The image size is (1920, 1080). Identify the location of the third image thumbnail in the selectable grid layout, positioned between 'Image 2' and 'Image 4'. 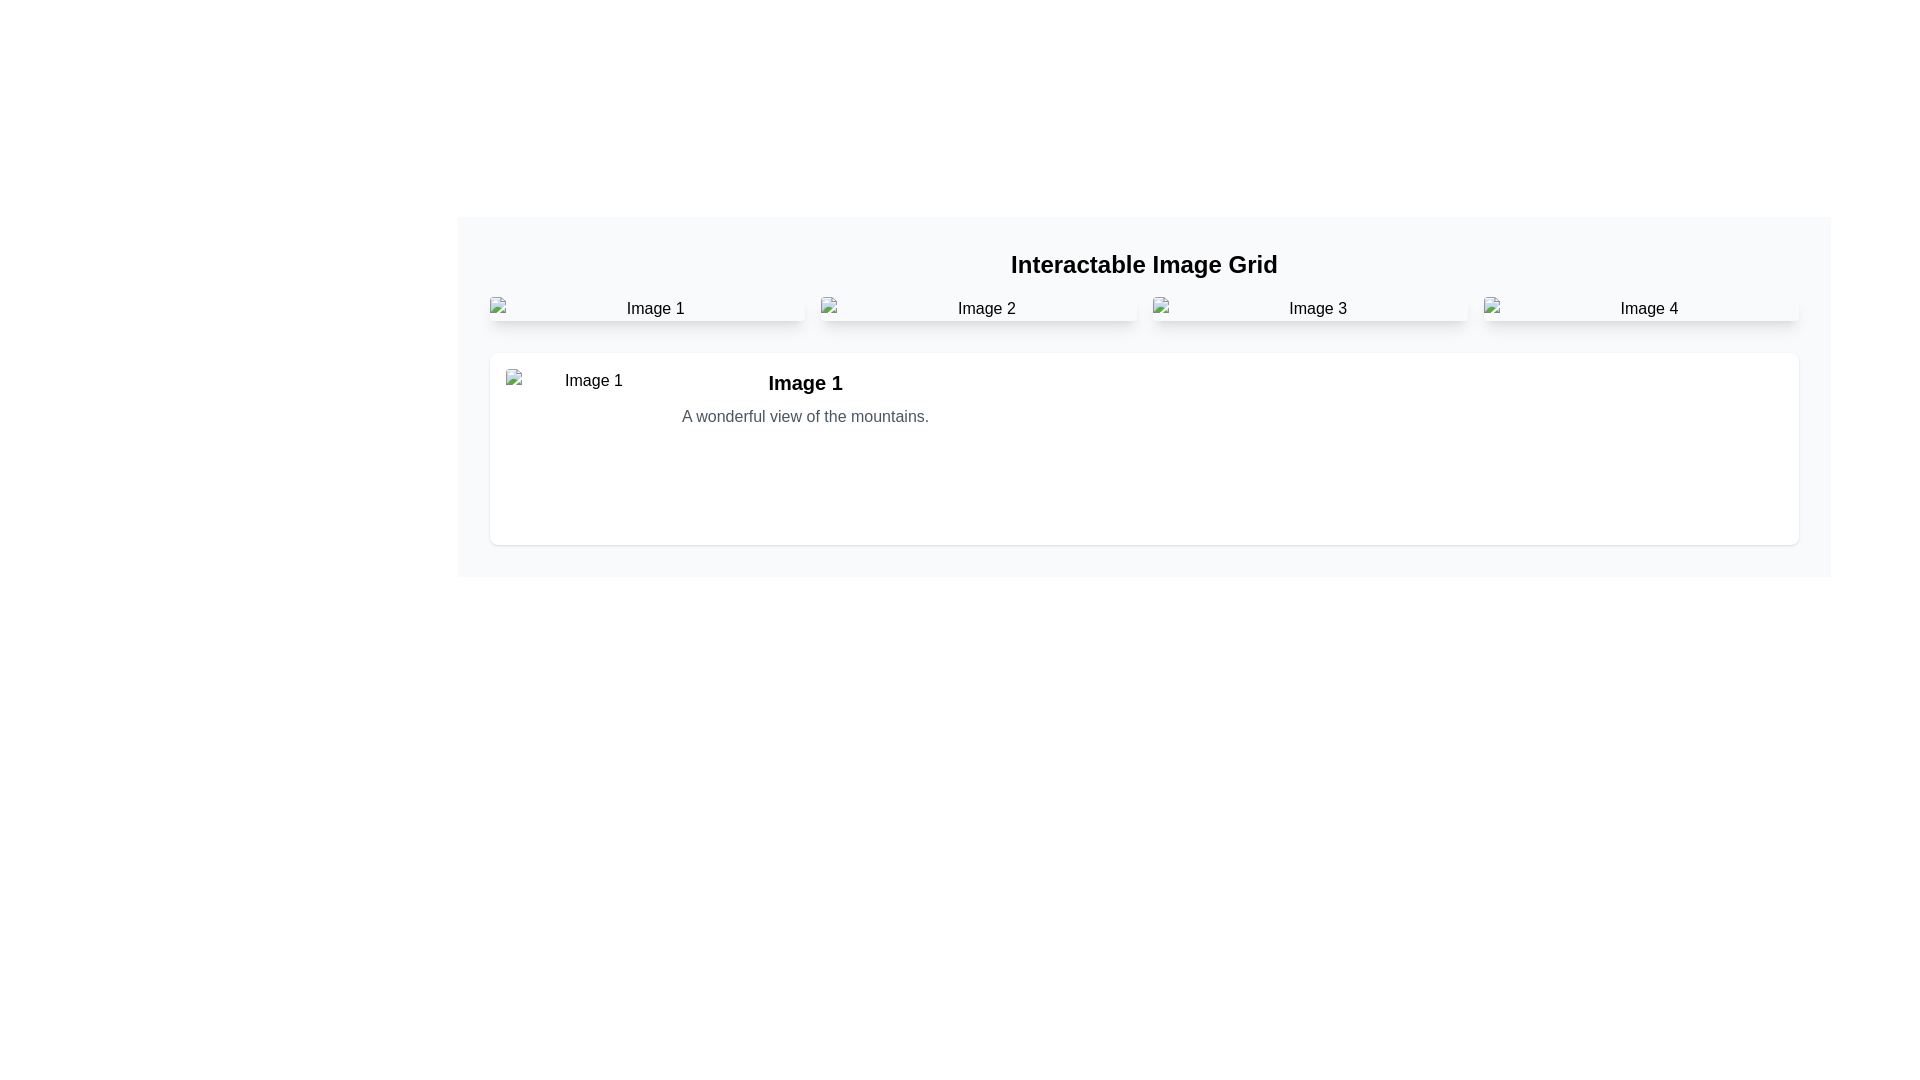
(1310, 308).